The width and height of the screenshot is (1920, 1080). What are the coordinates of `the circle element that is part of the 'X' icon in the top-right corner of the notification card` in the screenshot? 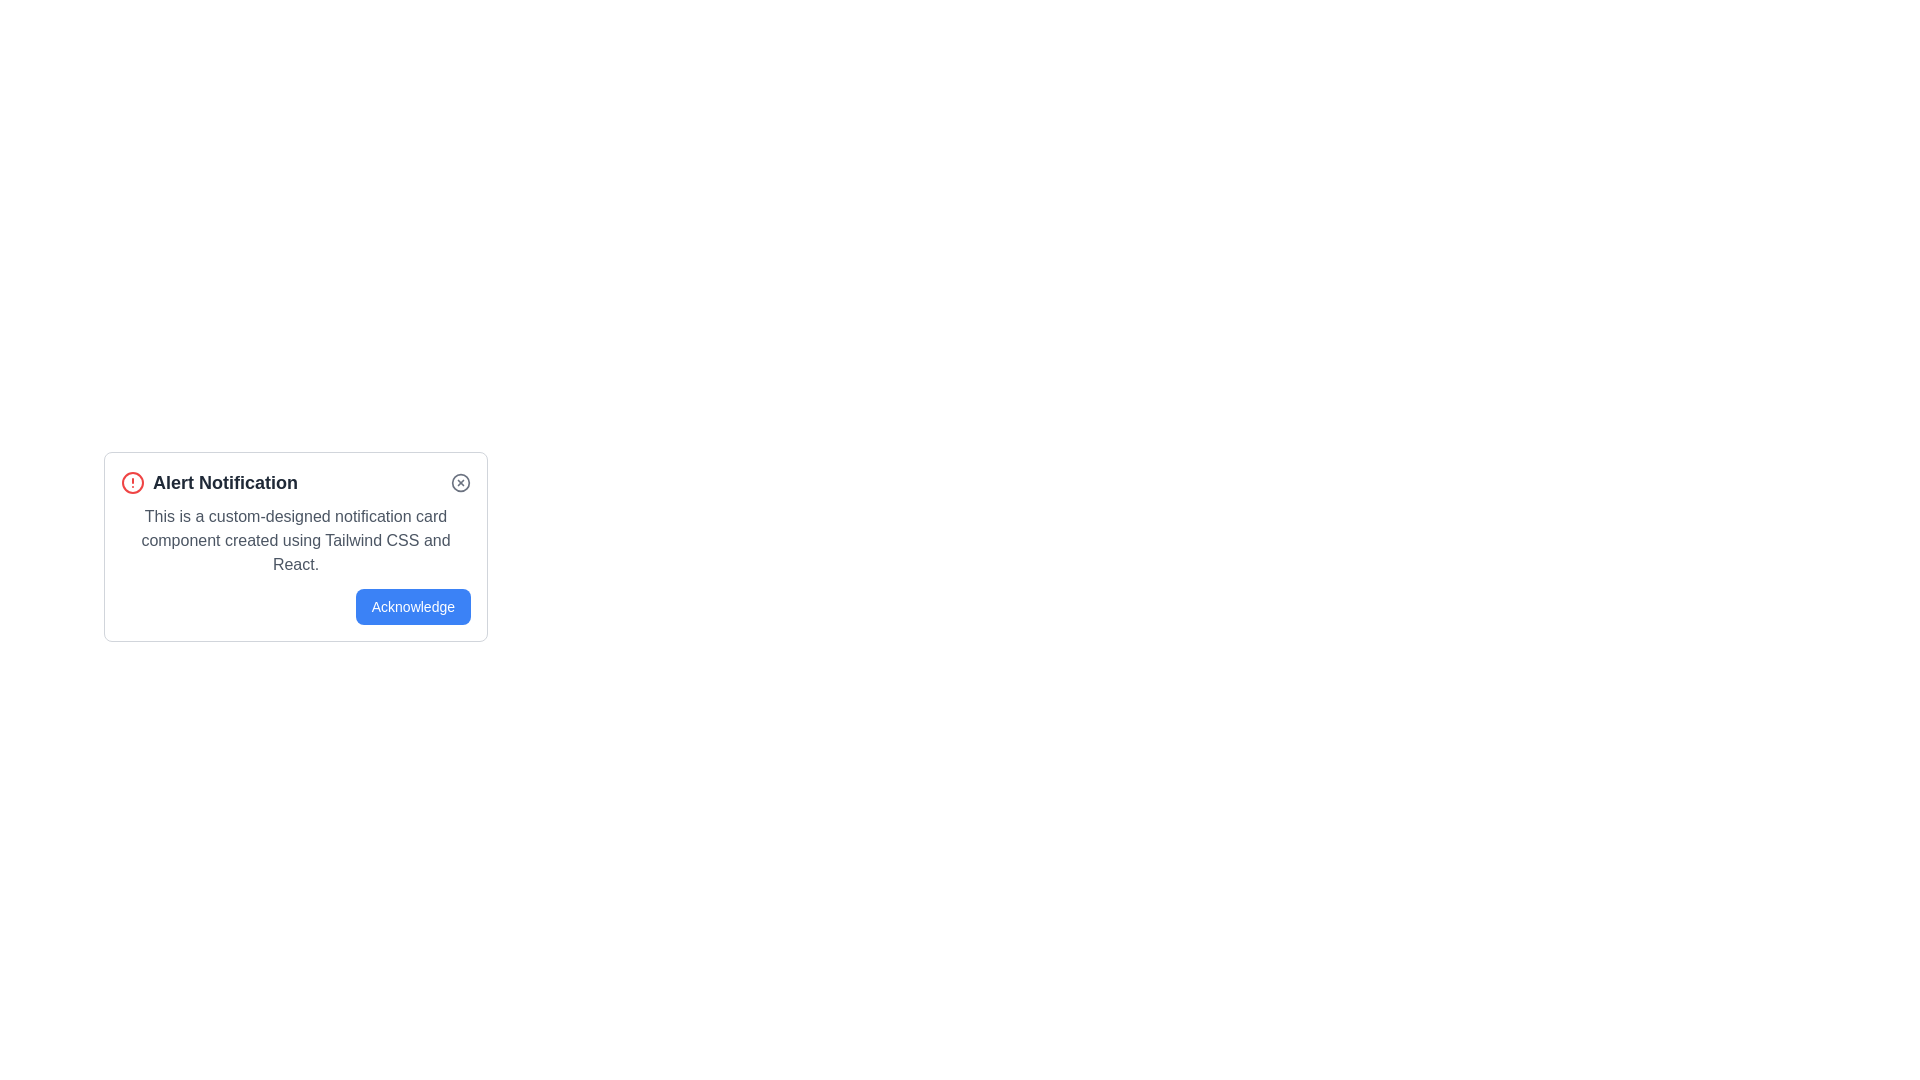 It's located at (459, 482).